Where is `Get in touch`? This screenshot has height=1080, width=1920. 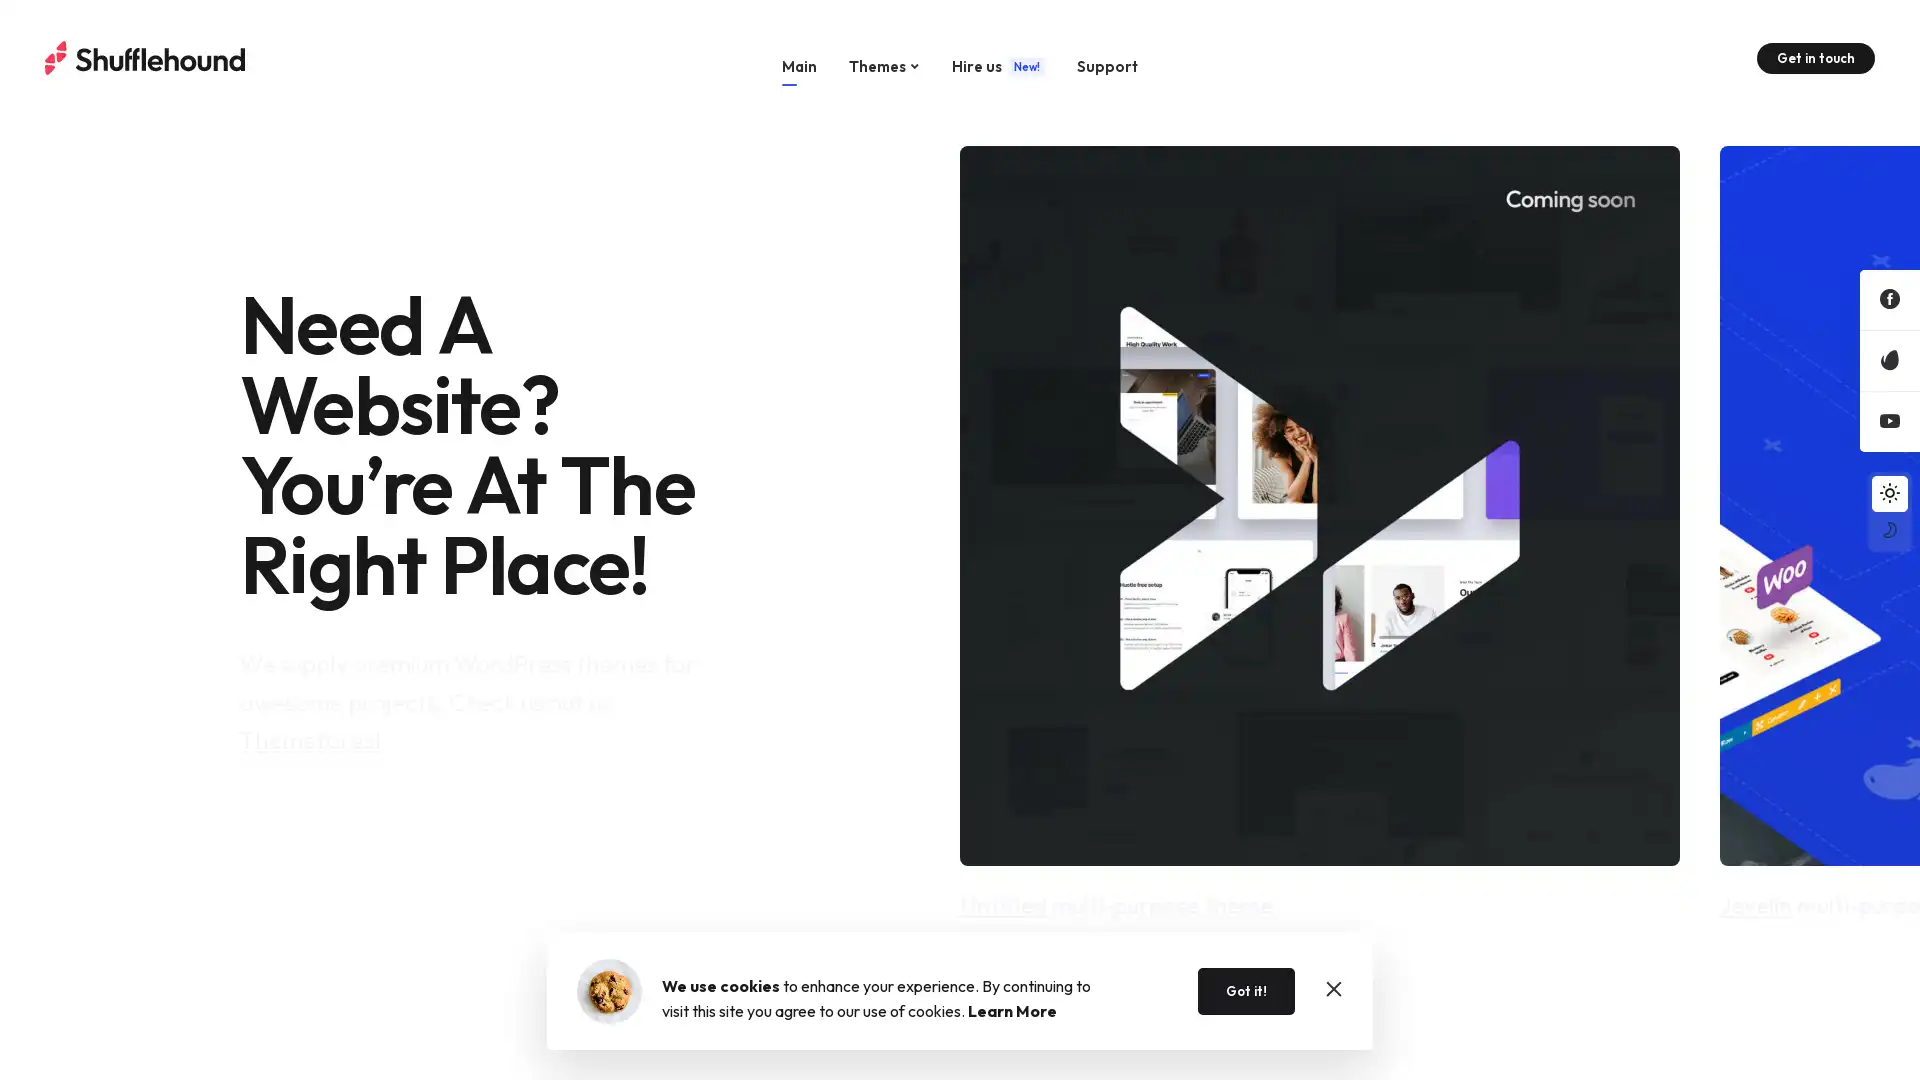 Get in touch is located at coordinates (1814, 56).